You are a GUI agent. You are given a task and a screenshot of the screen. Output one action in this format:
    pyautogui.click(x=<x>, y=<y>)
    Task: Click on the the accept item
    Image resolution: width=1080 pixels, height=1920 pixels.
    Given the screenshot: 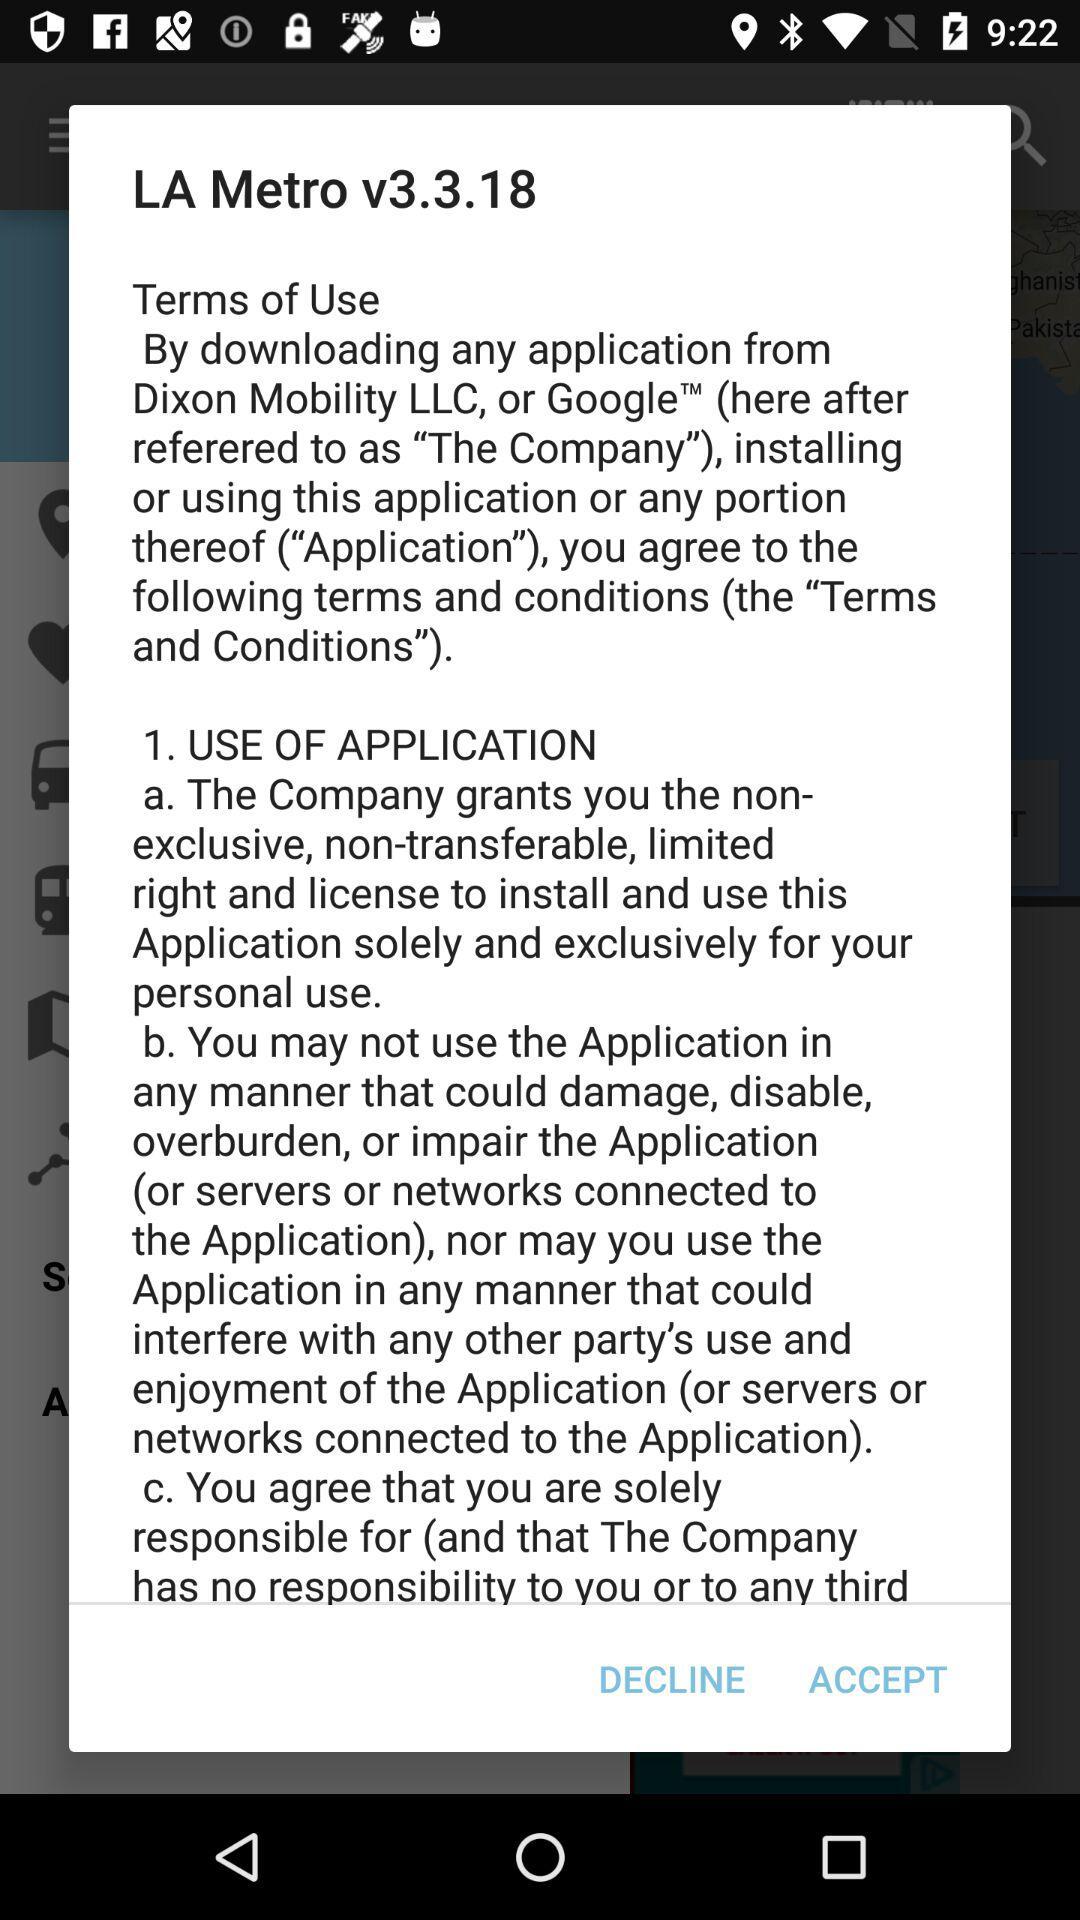 What is the action you would take?
    pyautogui.click(x=877, y=1678)
    